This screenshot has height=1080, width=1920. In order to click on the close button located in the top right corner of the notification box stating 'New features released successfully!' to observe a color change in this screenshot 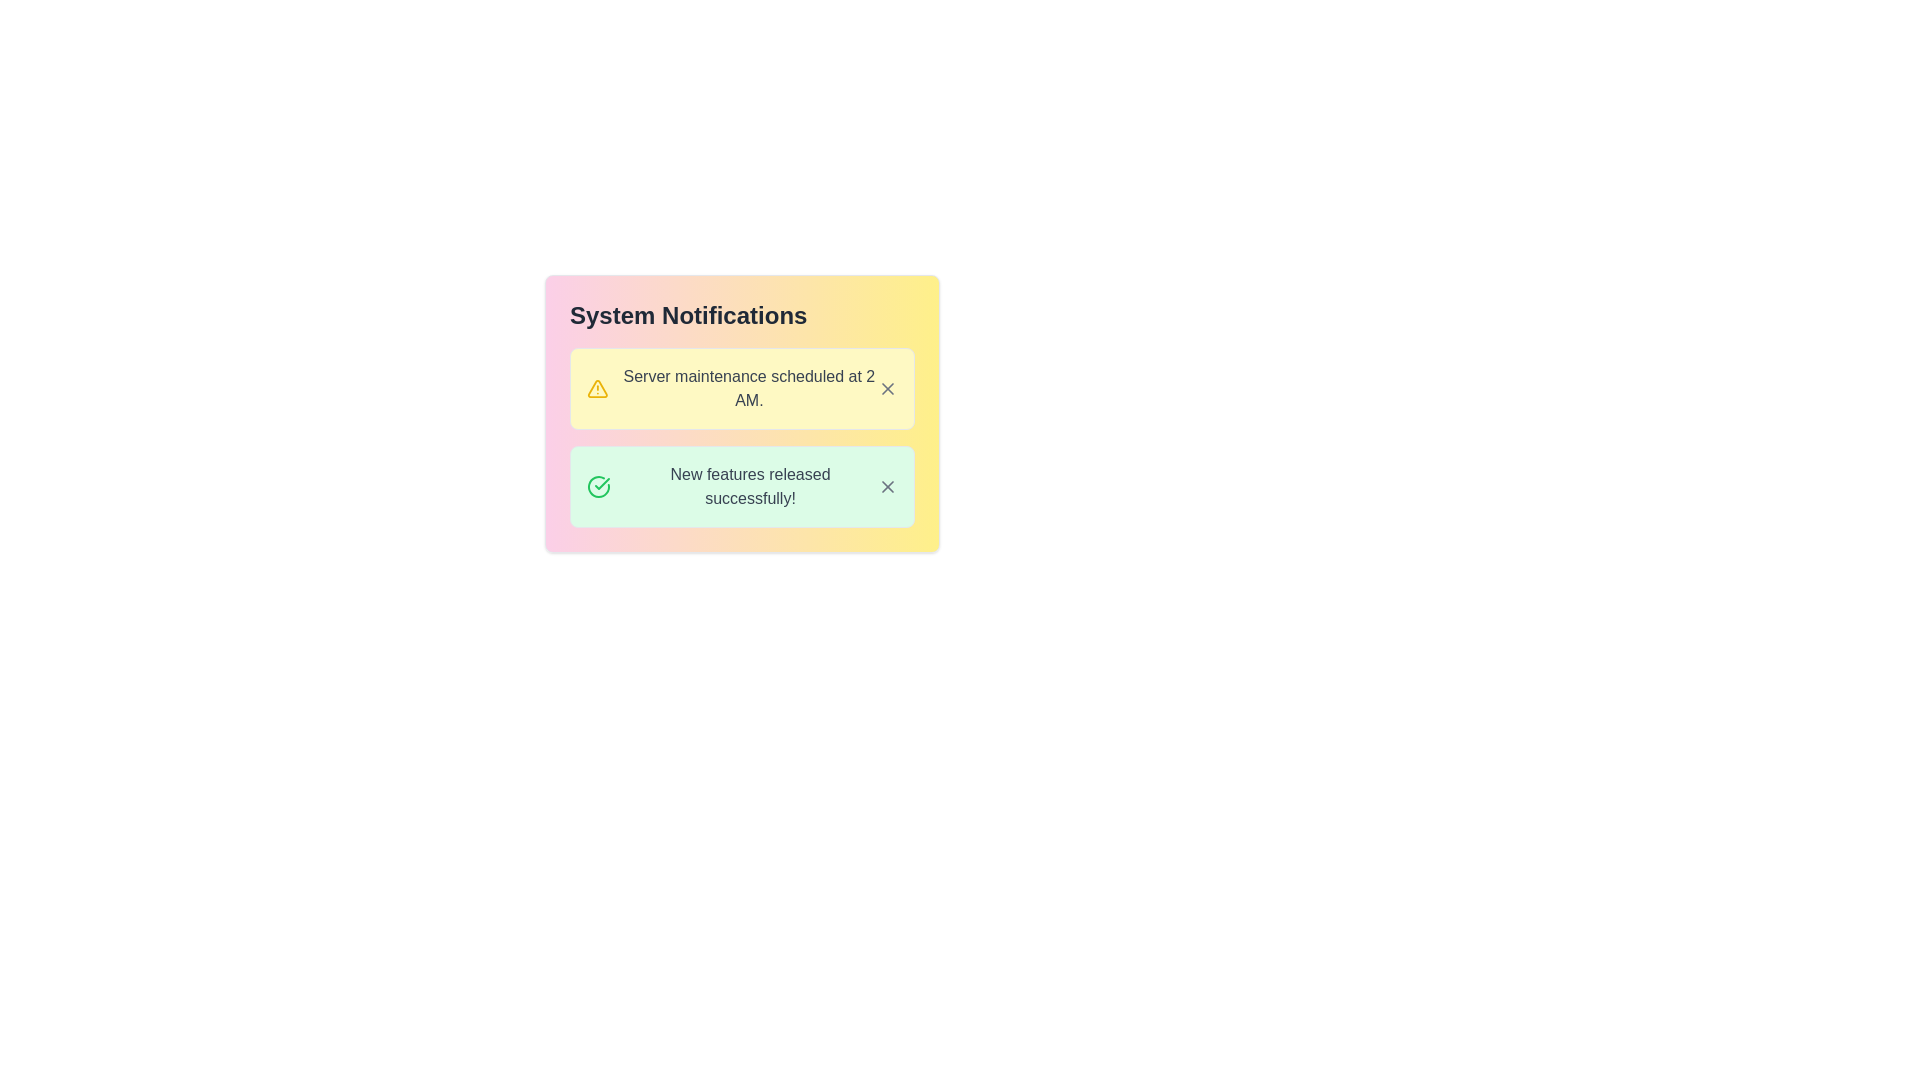, I will do `click(887, 486)`.